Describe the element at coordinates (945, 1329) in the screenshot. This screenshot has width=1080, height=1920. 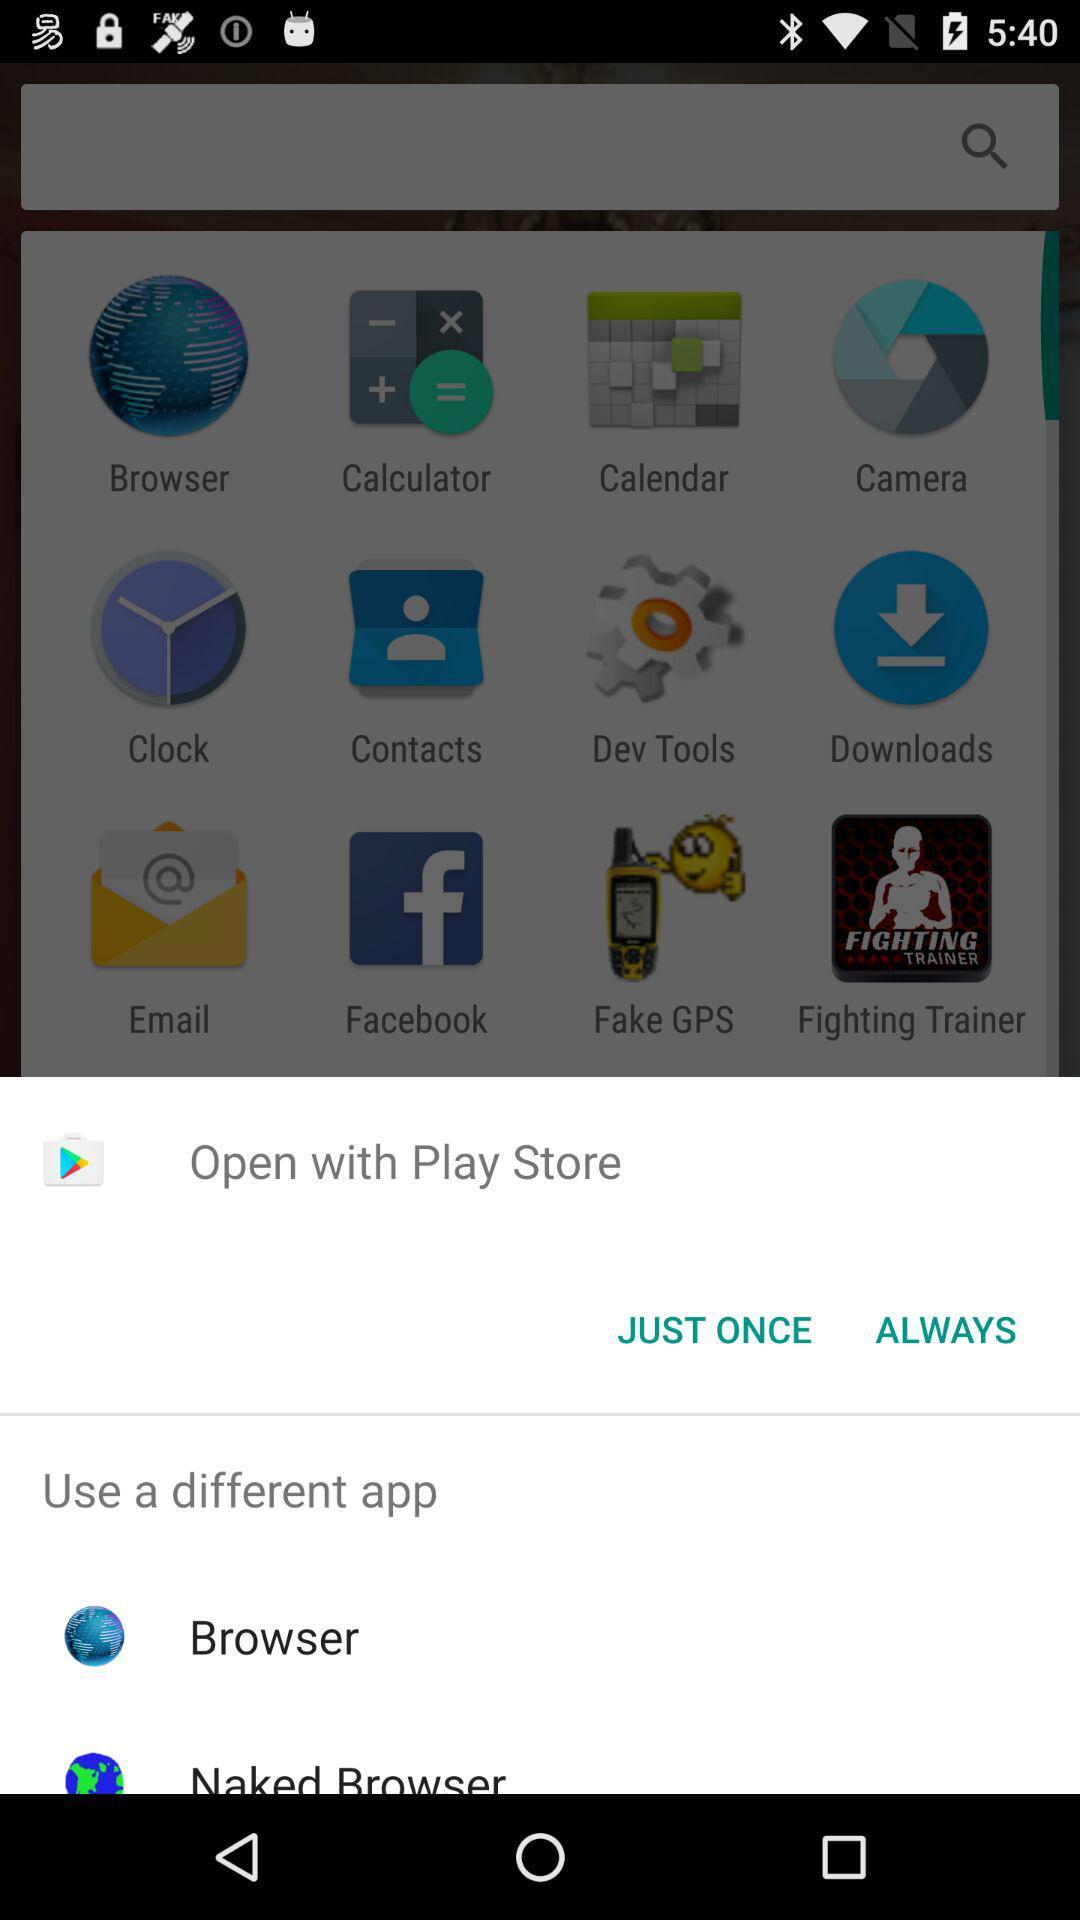
I see `always button` at that location.